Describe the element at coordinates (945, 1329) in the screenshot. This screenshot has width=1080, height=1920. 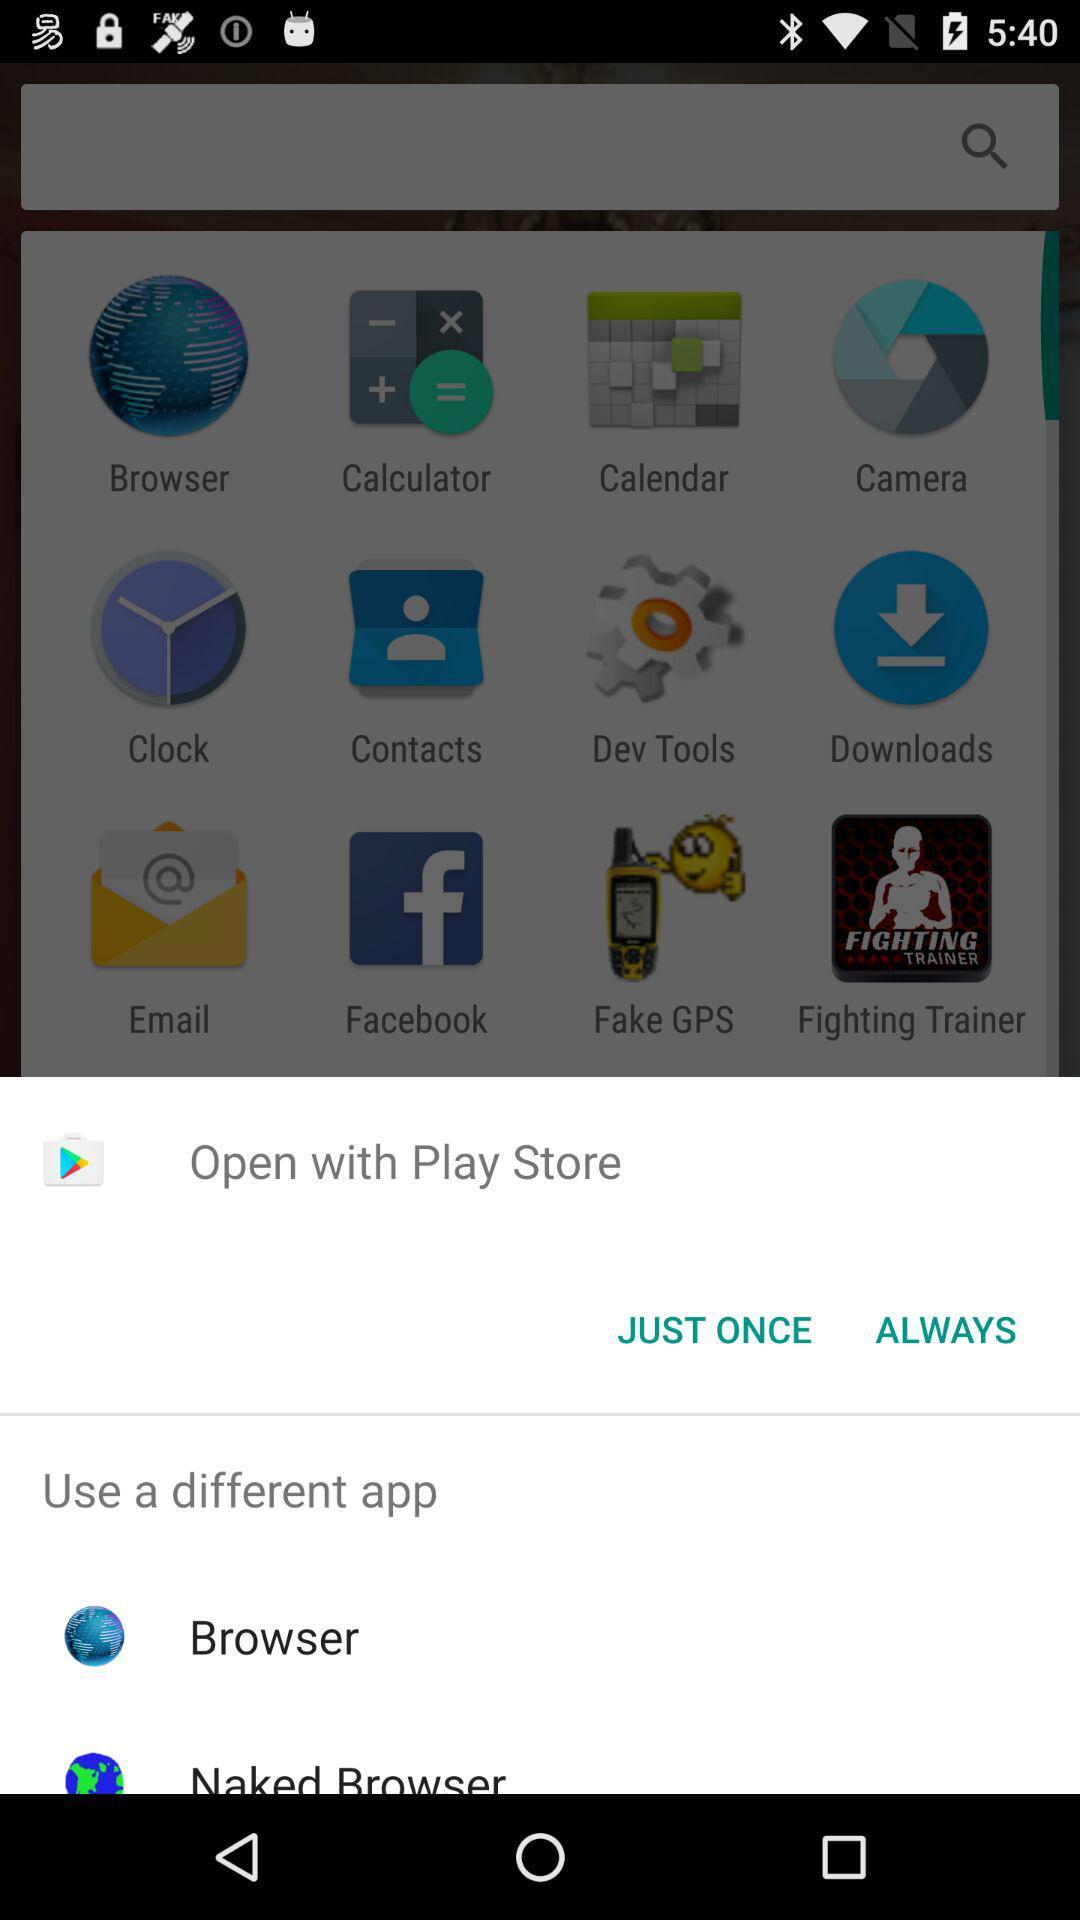
I see `always button` at that location.